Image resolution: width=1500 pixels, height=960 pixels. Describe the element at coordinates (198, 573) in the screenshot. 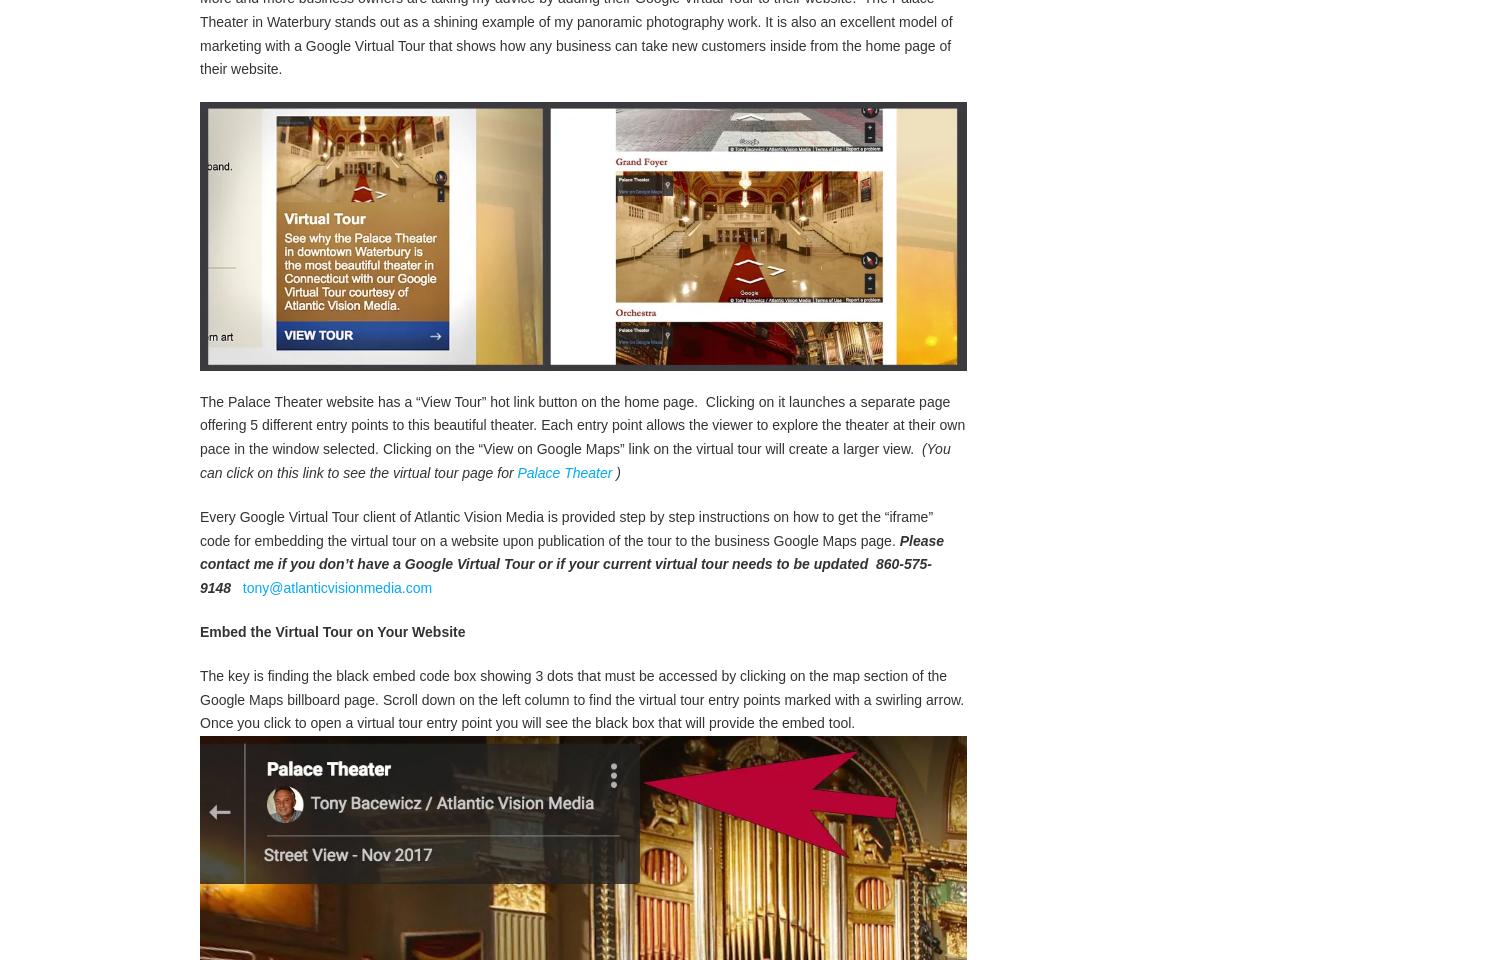

I see `'Please contact me if you don’t have a Google Virtual Tour or if your current virtual tour needs to be updated'` at that location.